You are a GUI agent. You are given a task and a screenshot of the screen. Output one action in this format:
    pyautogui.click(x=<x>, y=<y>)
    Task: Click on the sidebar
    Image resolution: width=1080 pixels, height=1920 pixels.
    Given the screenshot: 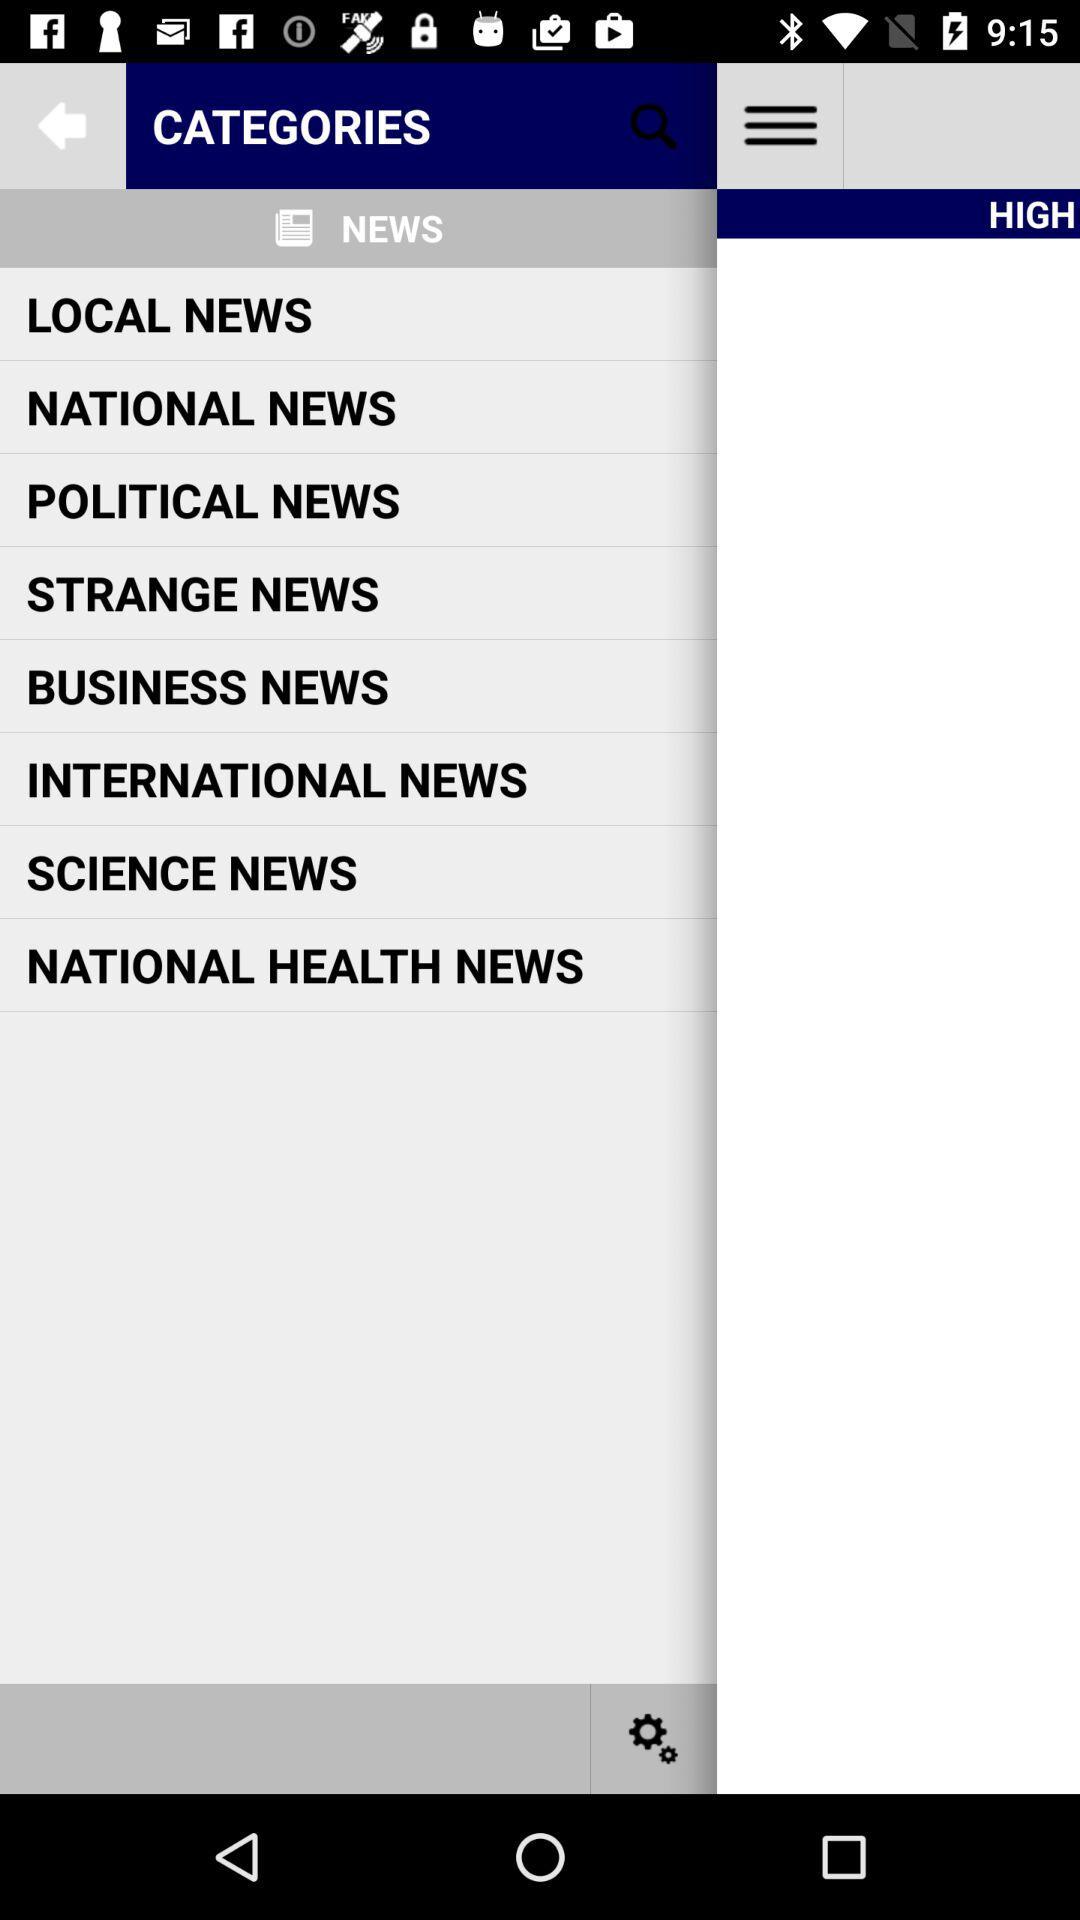 What is the action you would take?
    pyautogui.click(x=778, y=124)
    